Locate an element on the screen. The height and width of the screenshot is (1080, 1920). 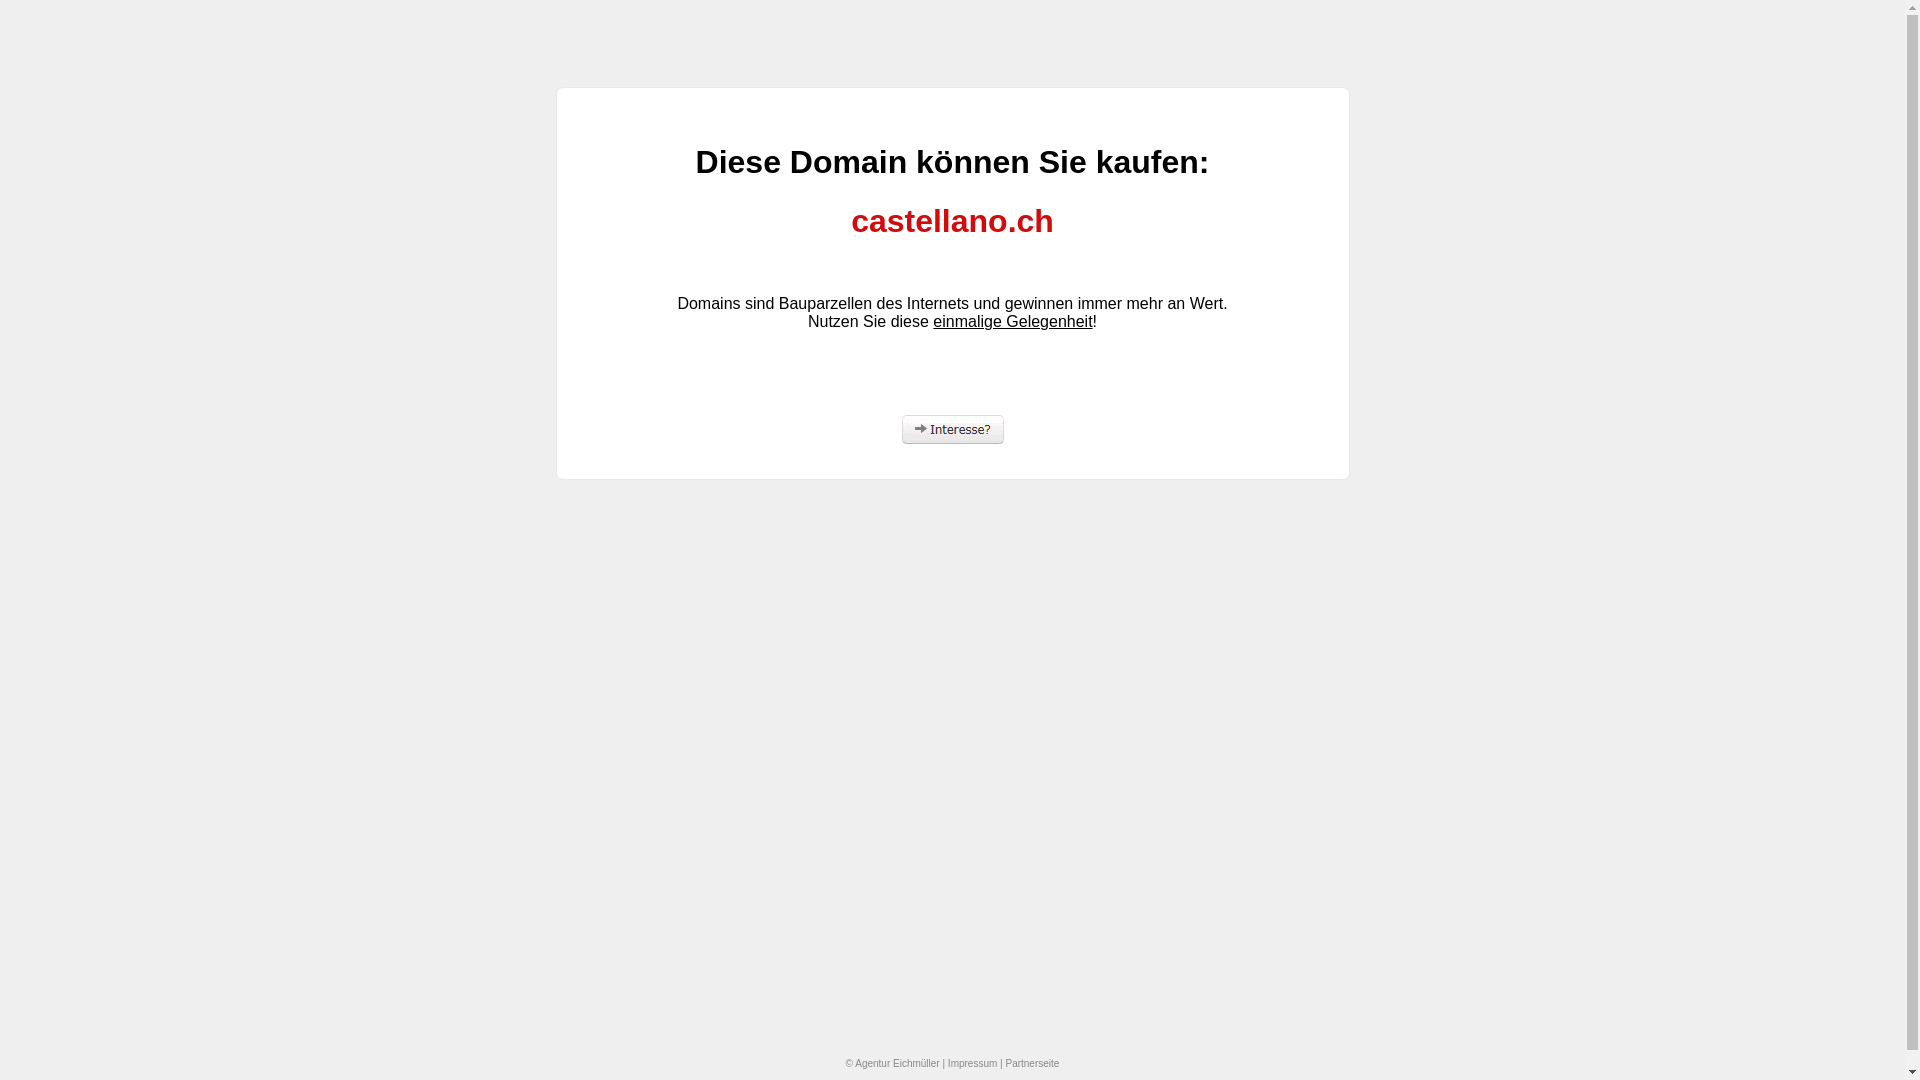
'castellano.ch' is located at coordinates (950, 221).